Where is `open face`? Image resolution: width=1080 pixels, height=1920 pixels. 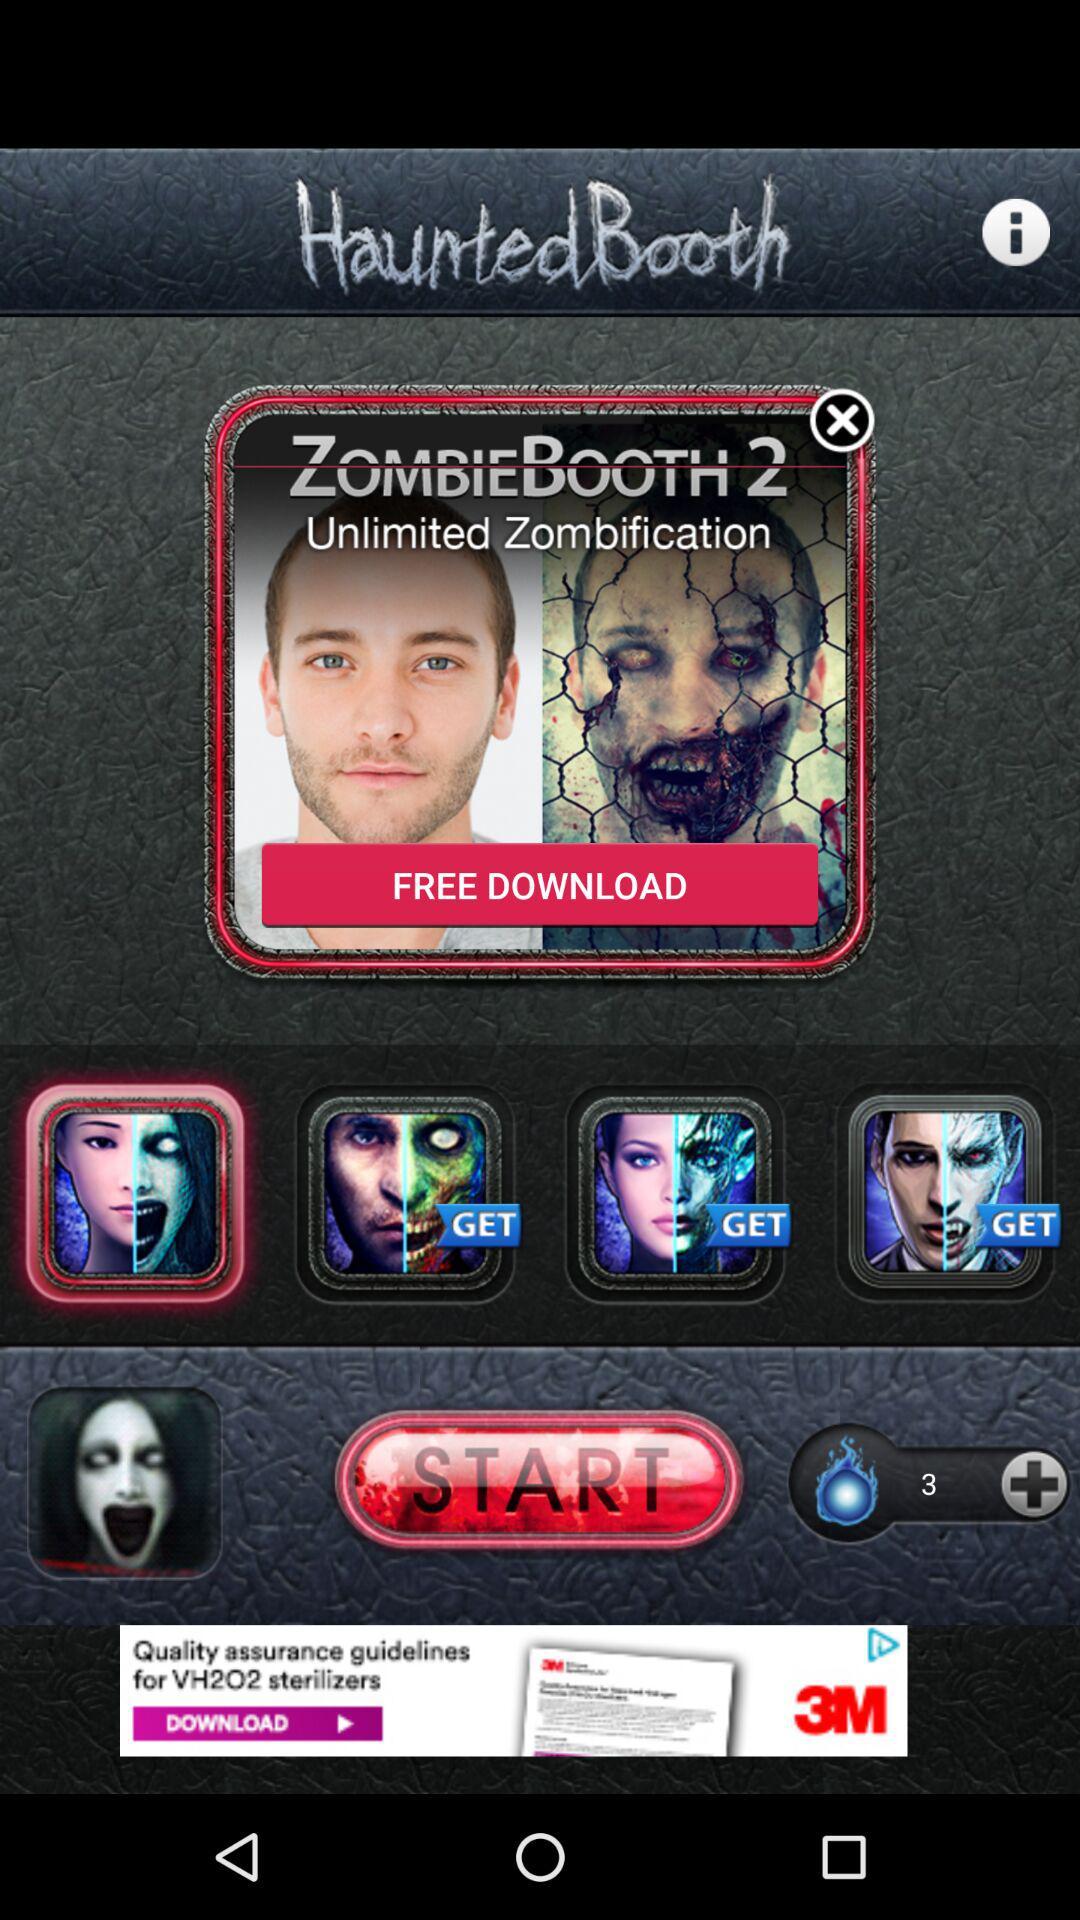
open face is located at coordinates (405, 1193).